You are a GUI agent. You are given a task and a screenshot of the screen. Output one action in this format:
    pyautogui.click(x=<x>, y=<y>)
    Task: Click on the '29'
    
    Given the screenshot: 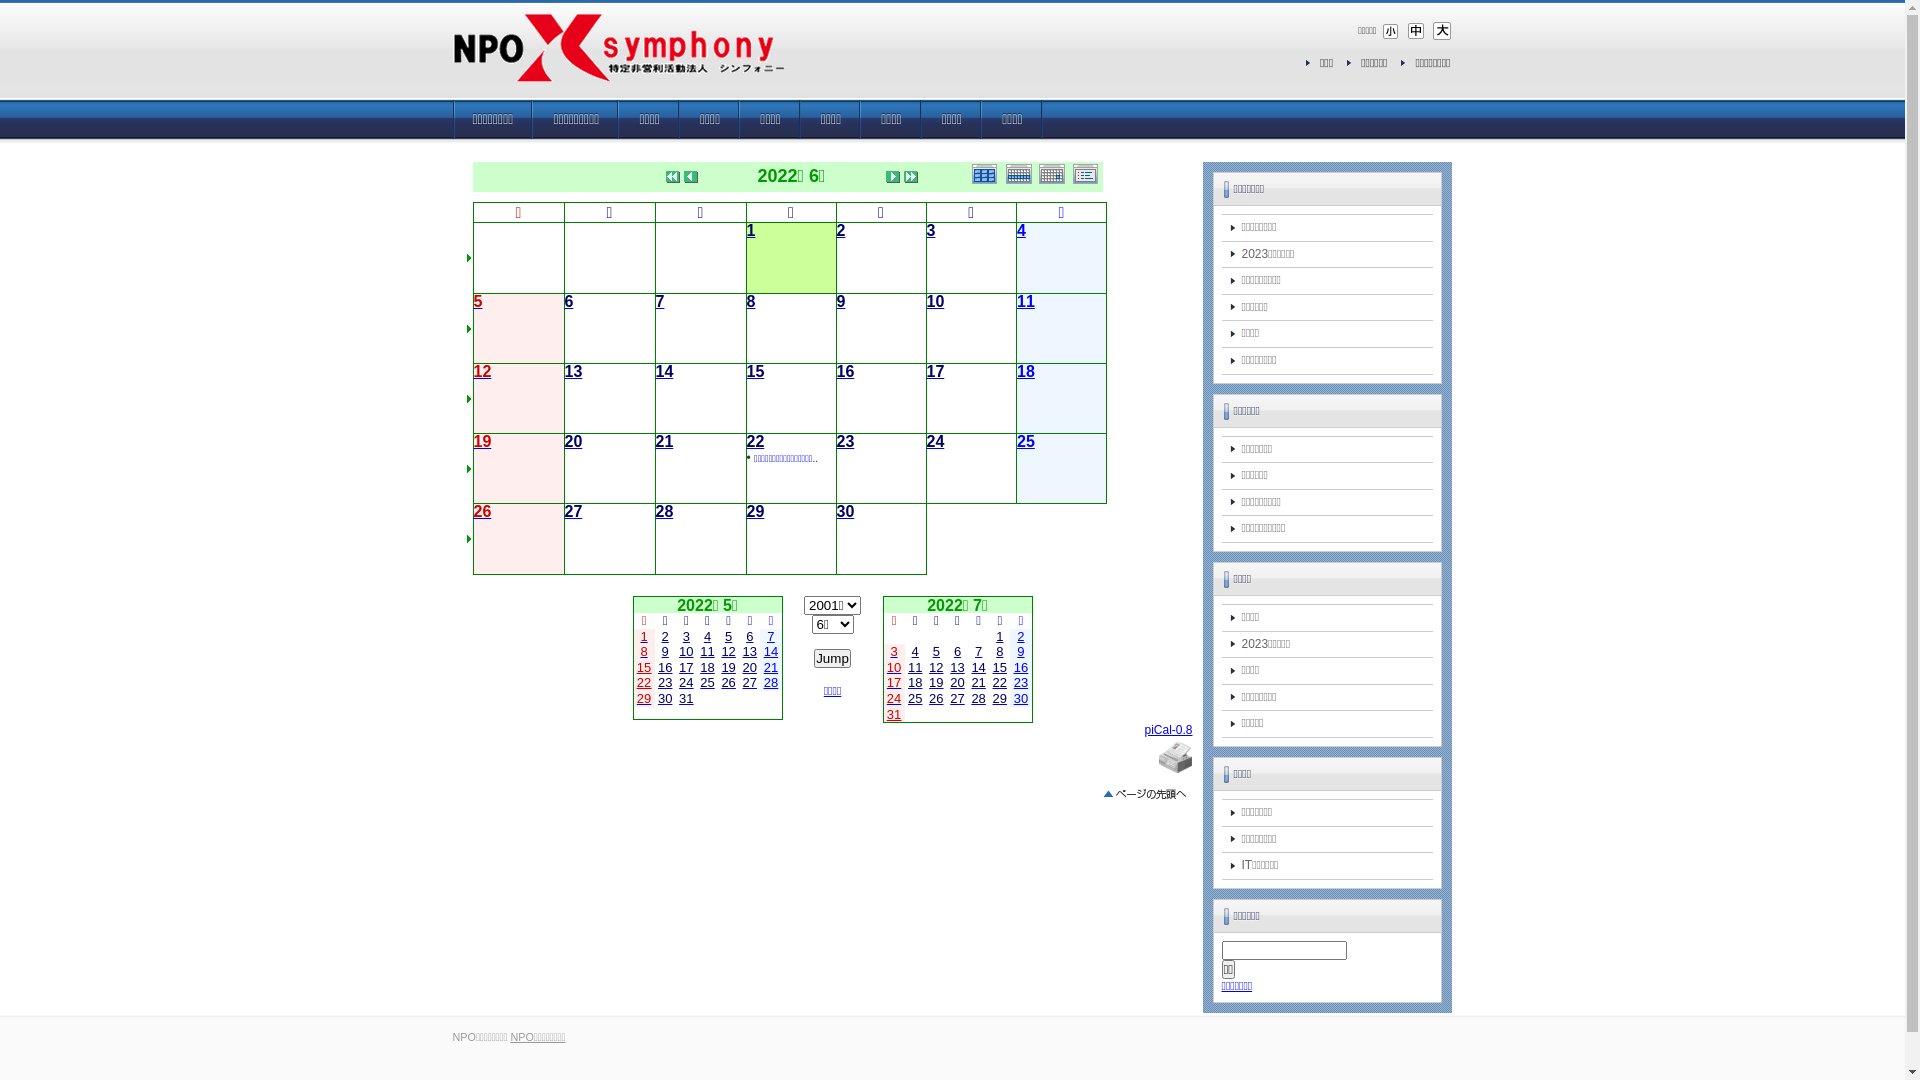 What is the action you would take?
    pyautogui.click(x=753, y=512)
    